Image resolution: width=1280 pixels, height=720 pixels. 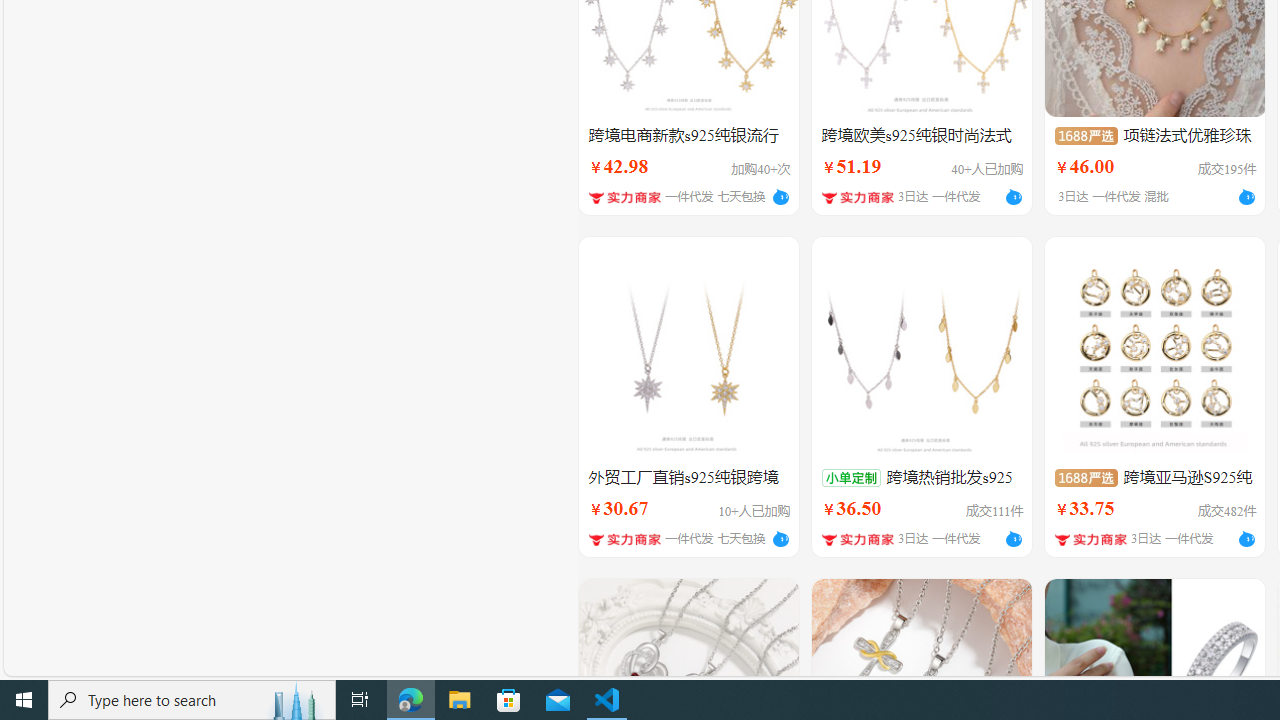 I want to click on 'Class: shop-icon h14', so click(x=1089, y=538).